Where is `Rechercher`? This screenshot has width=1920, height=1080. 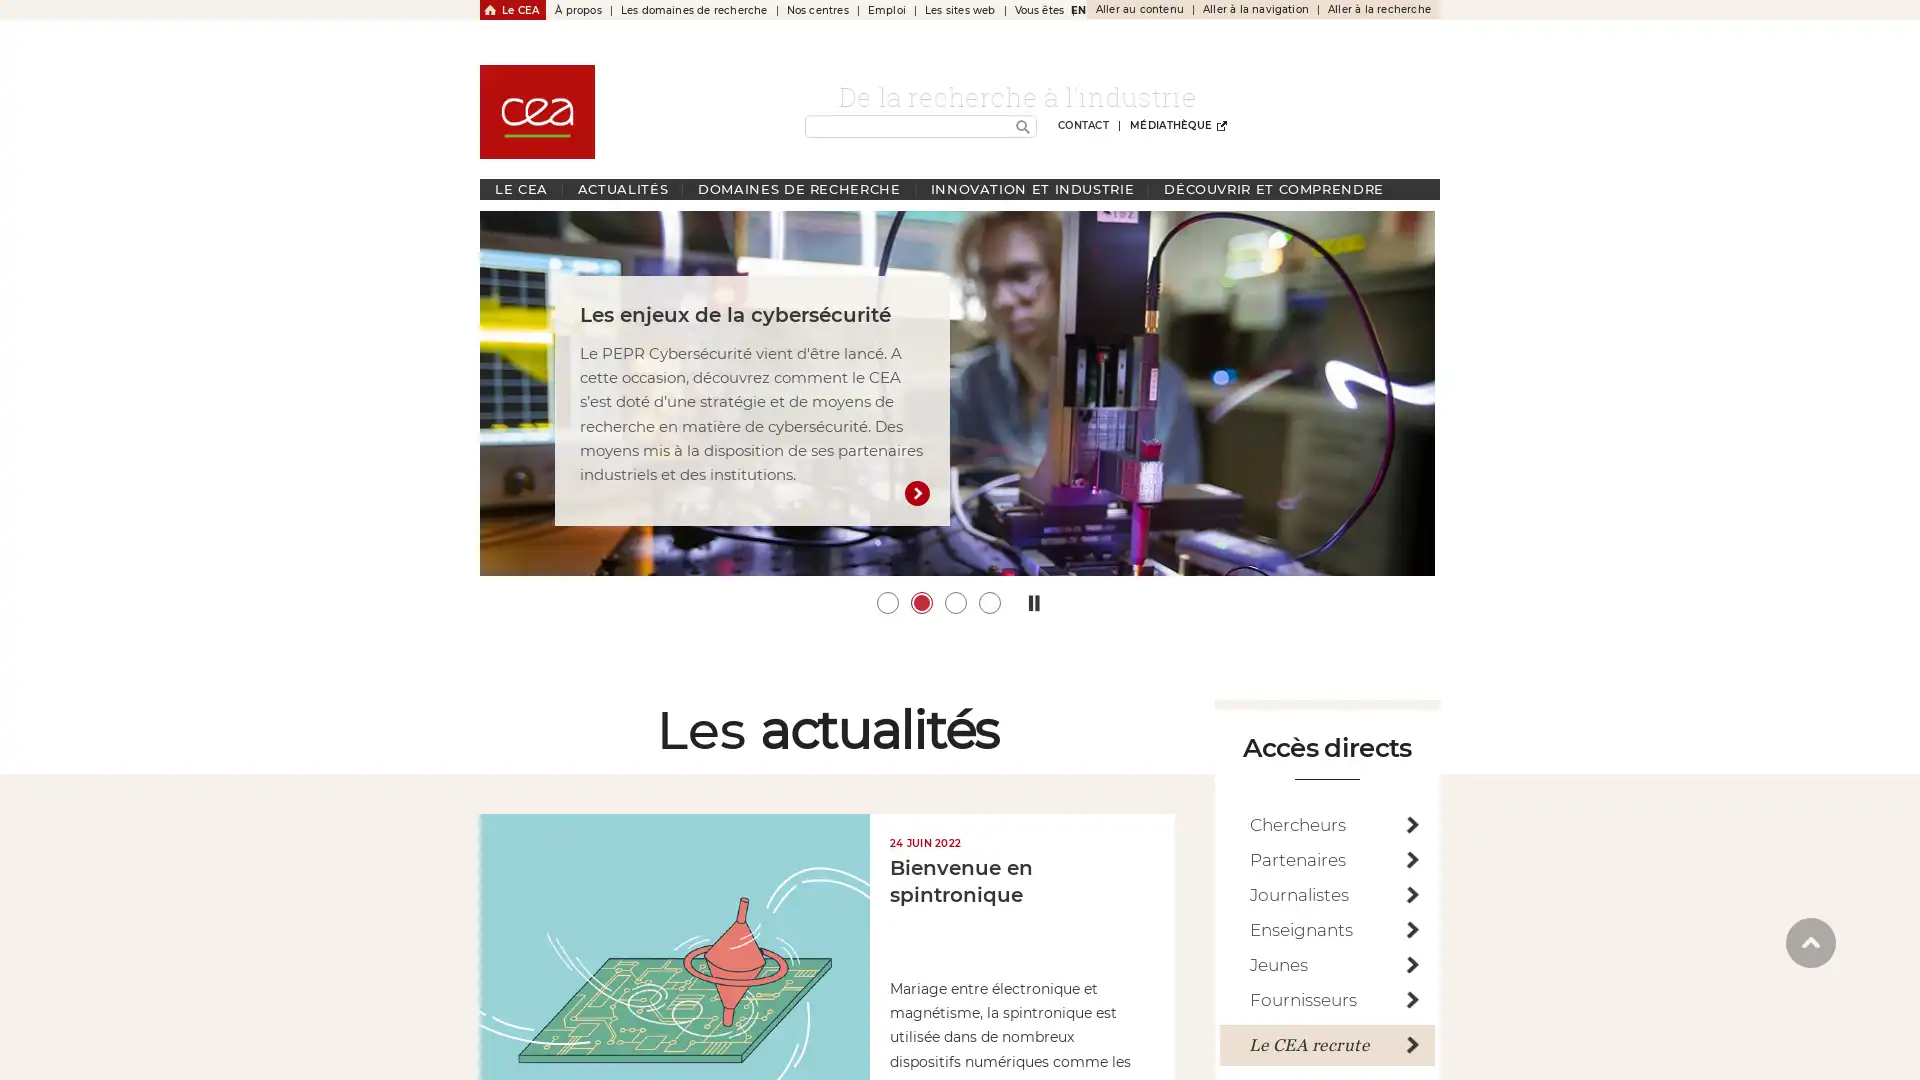
Rechercher is located at coordinates (1022, 127).